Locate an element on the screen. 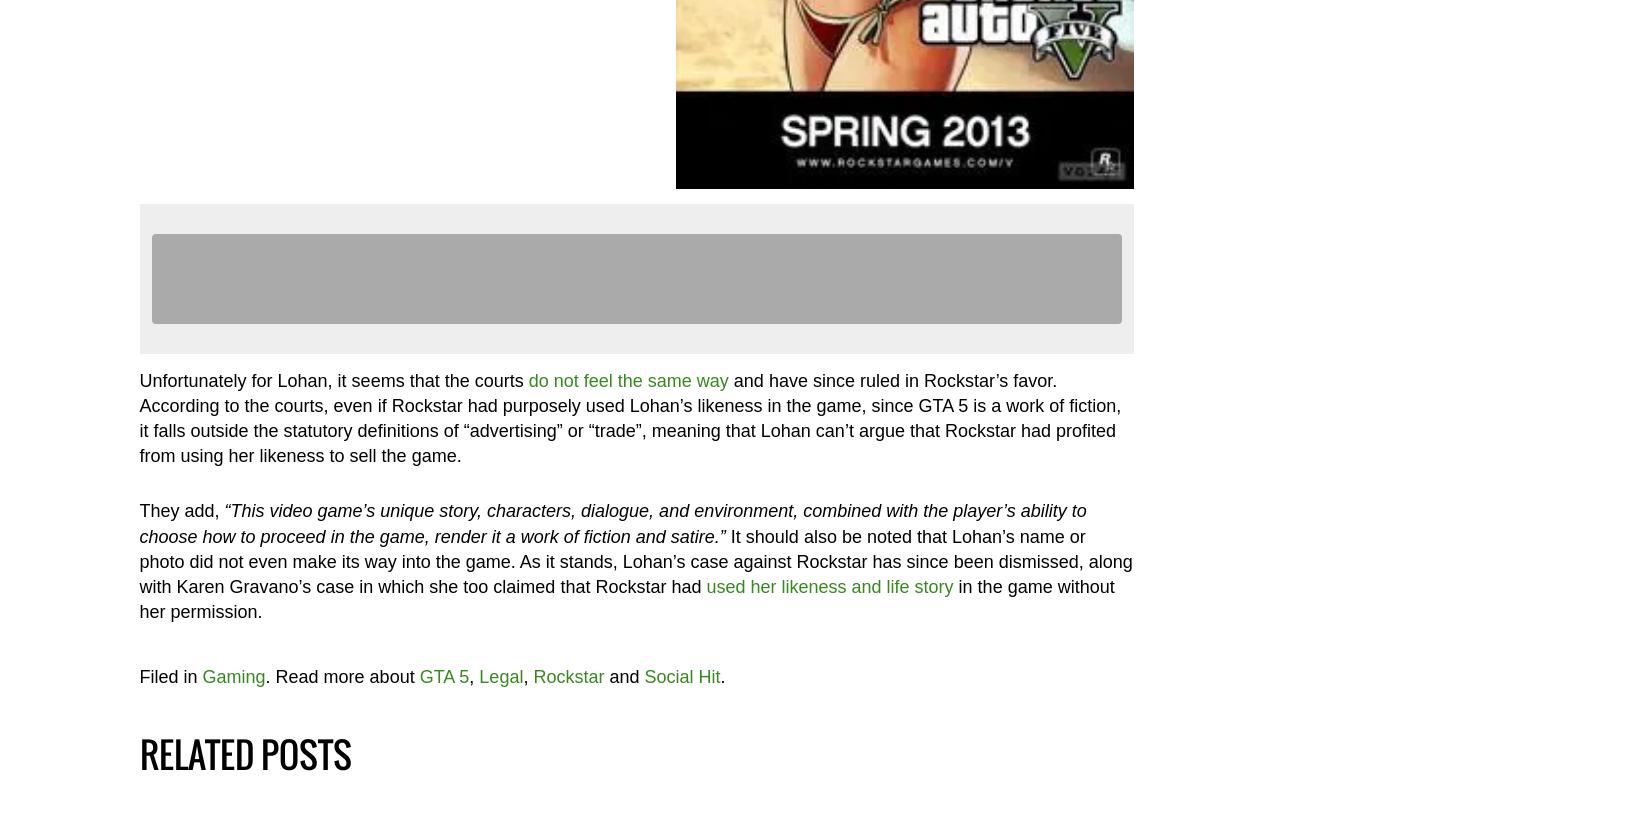 The image size is (1651, 828). 'Social Hit' is located at coordinates (644, 675).